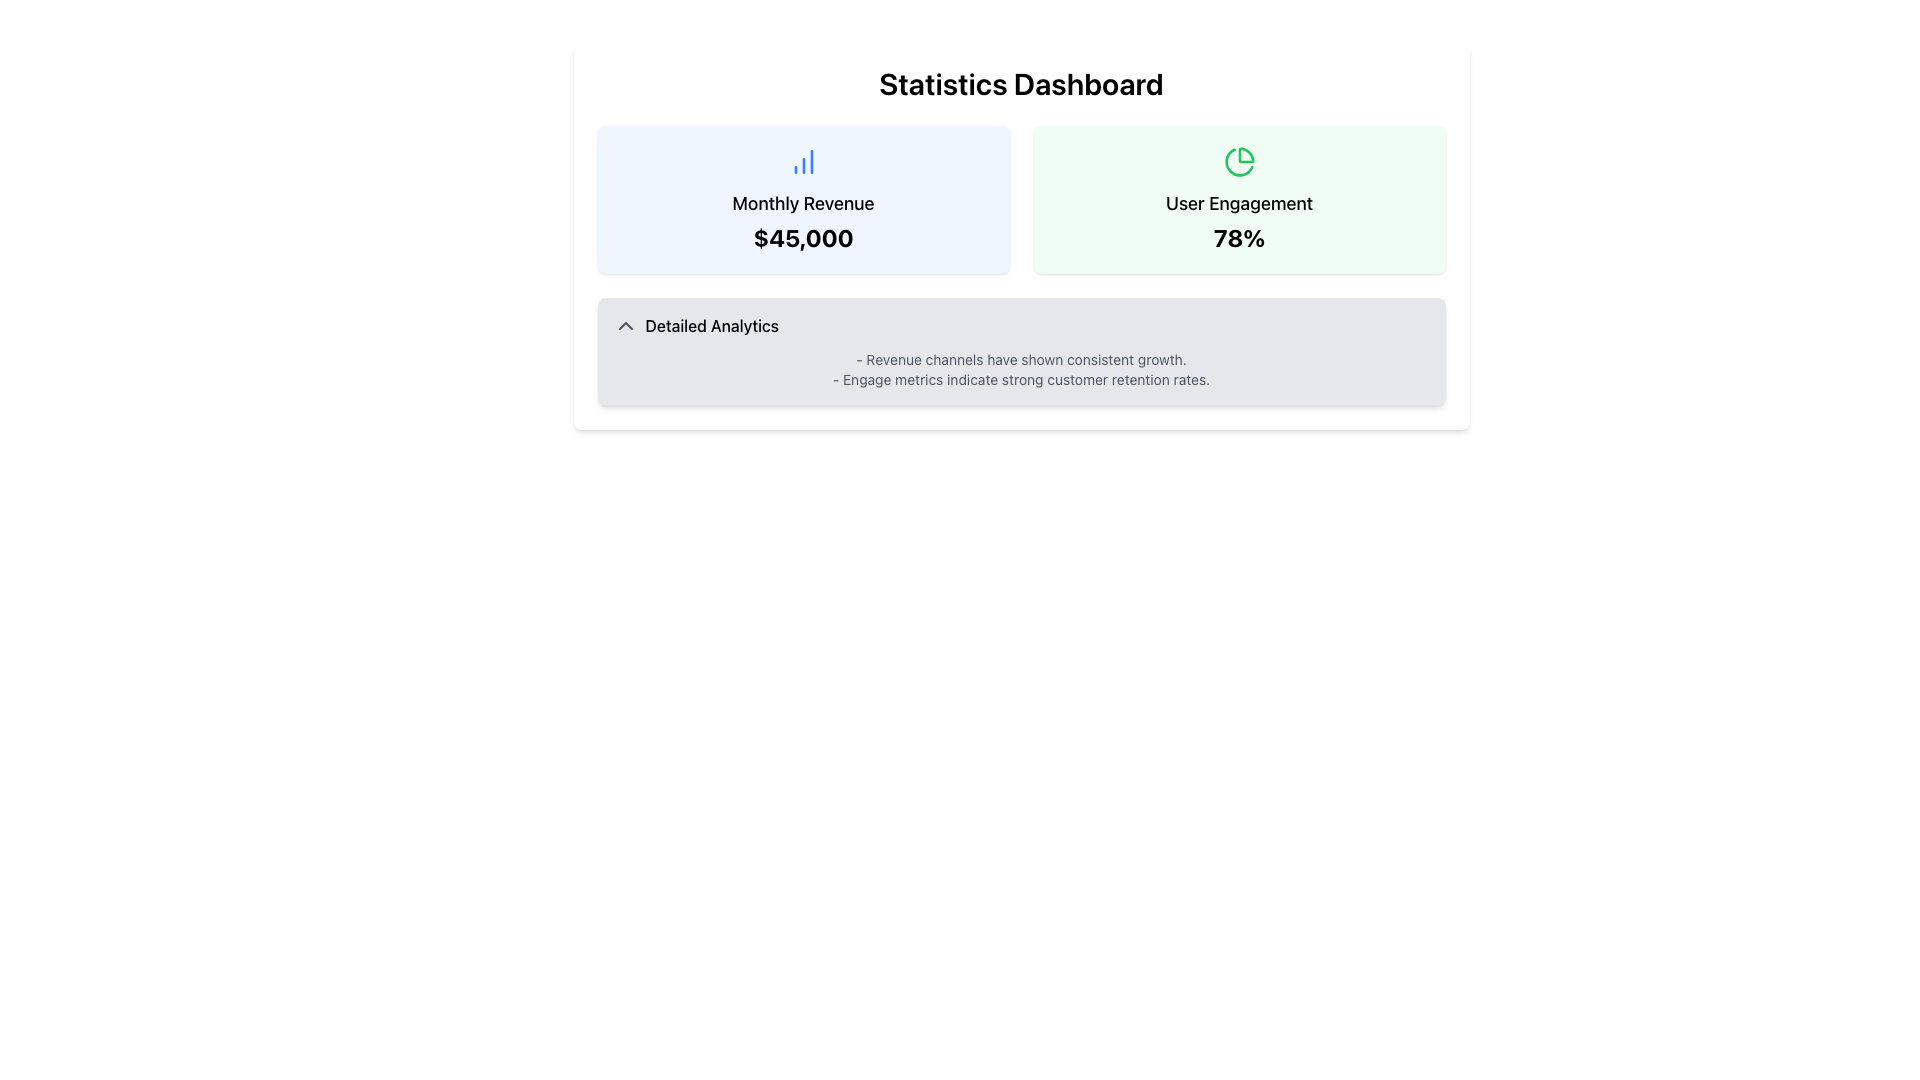 The width and height of the screenshot is (1920, 1080). Describe the element at coordinates (803, 237) in the screenshot. I see `information displayed in the Text Display for Monthly Revenue, which is located at the center of the bottom section of a light blue card beneath the label 'Monthly Revenue'` at that location.